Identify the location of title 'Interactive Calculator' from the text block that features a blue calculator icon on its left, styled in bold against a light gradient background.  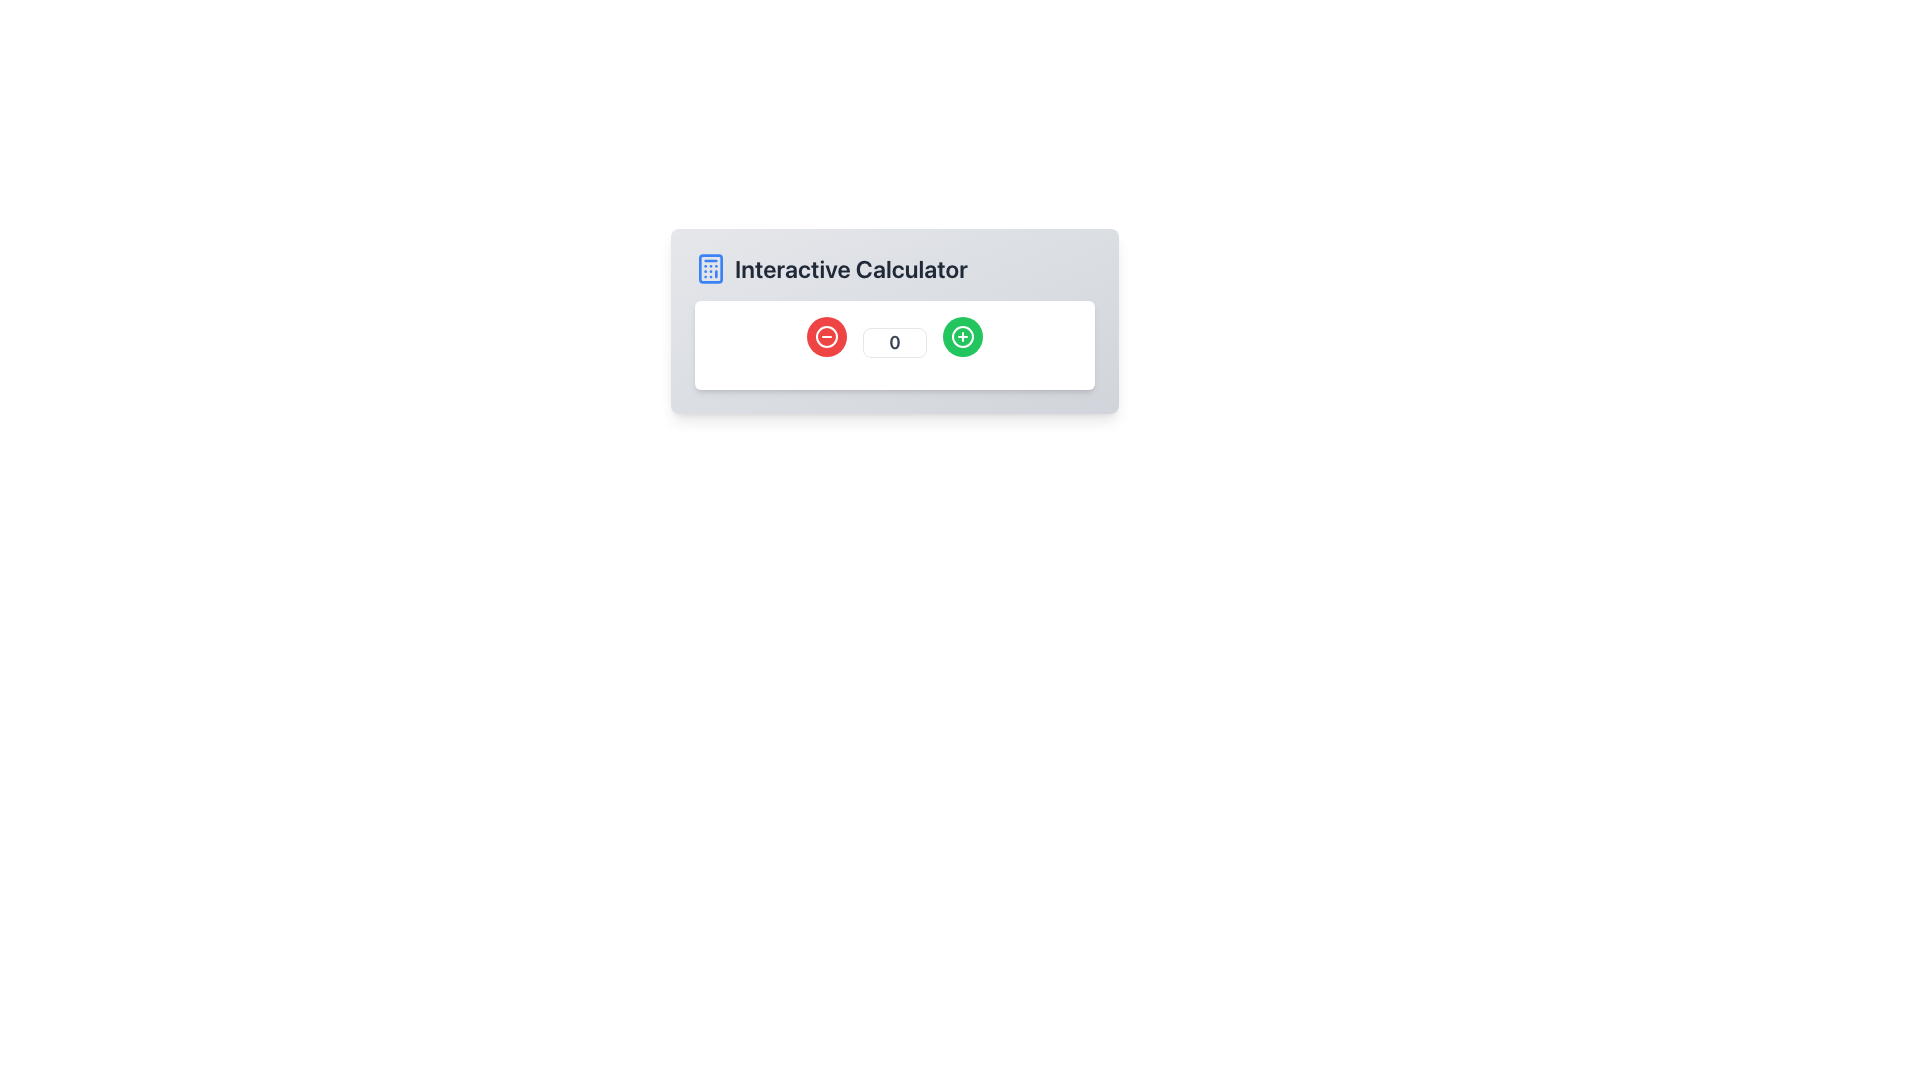
(893, 268).